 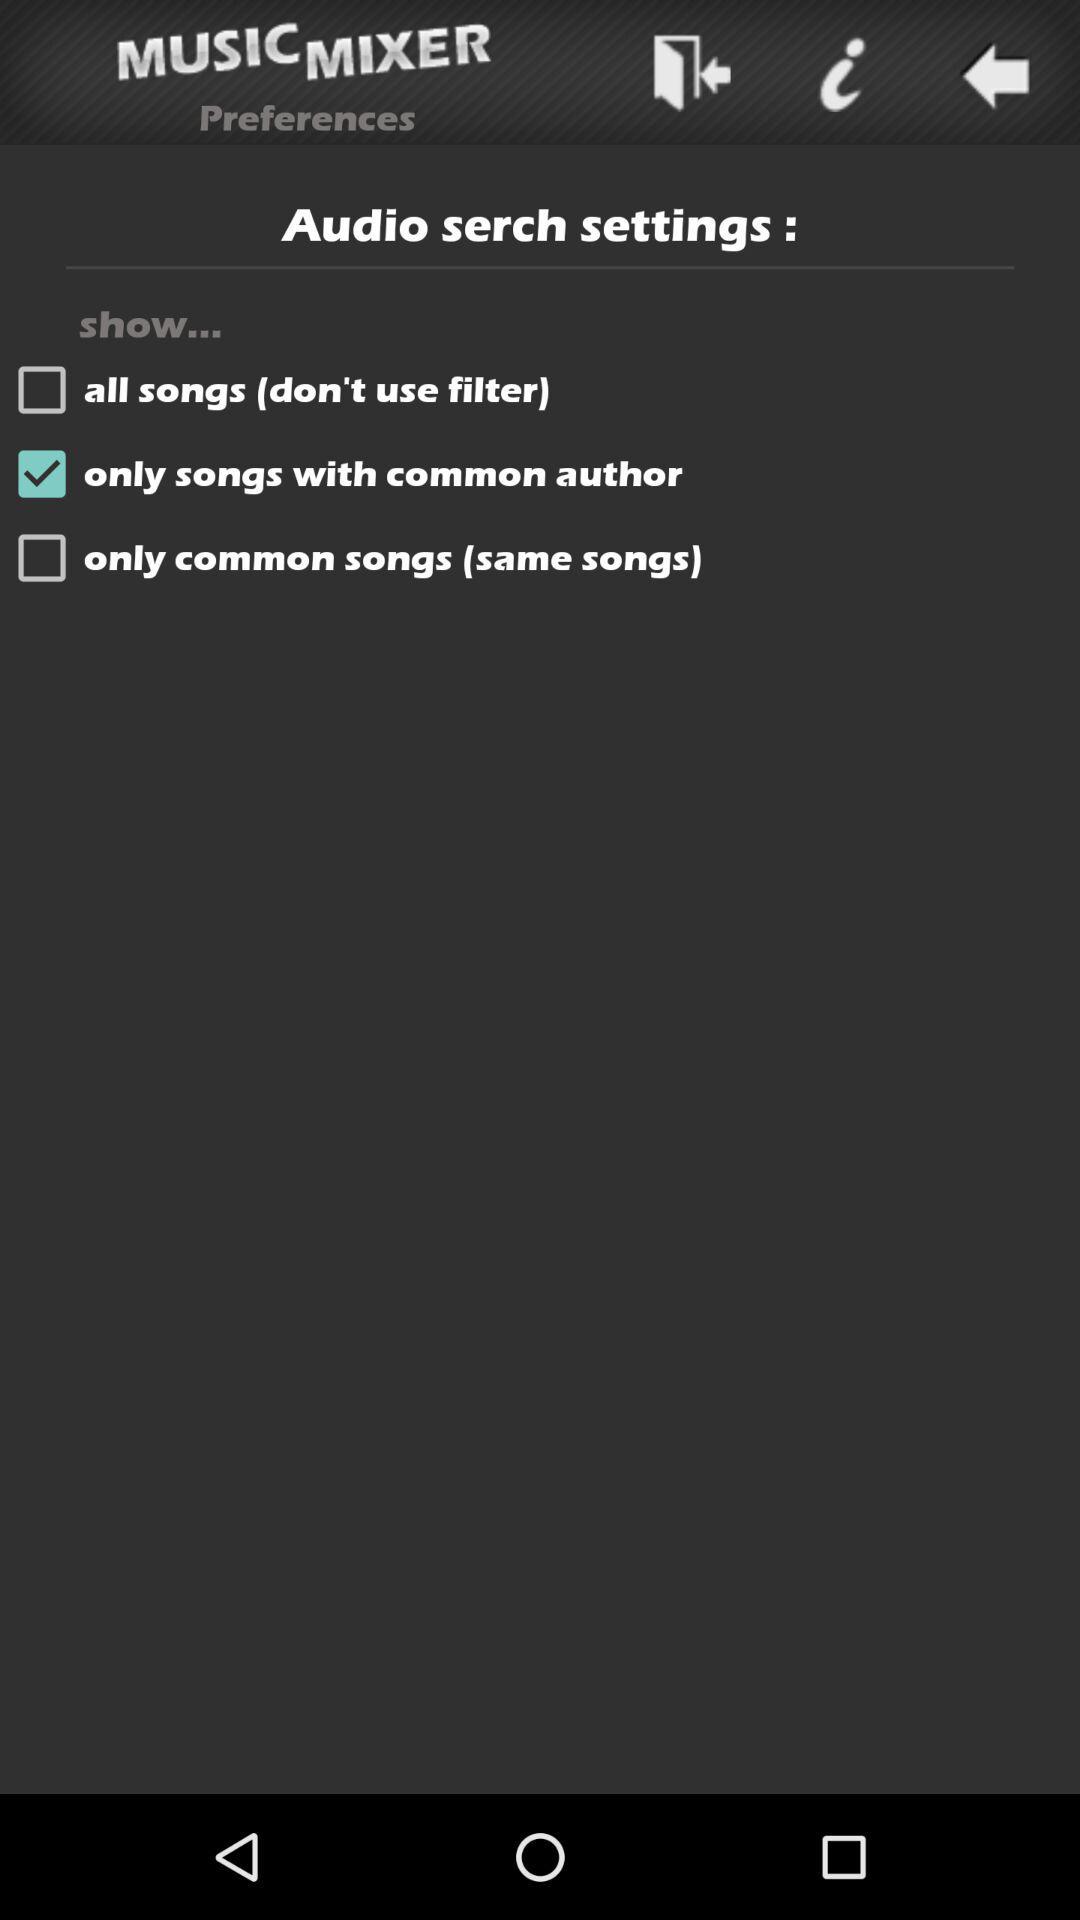 I want to click on menu page, so click(x=841, y=72).